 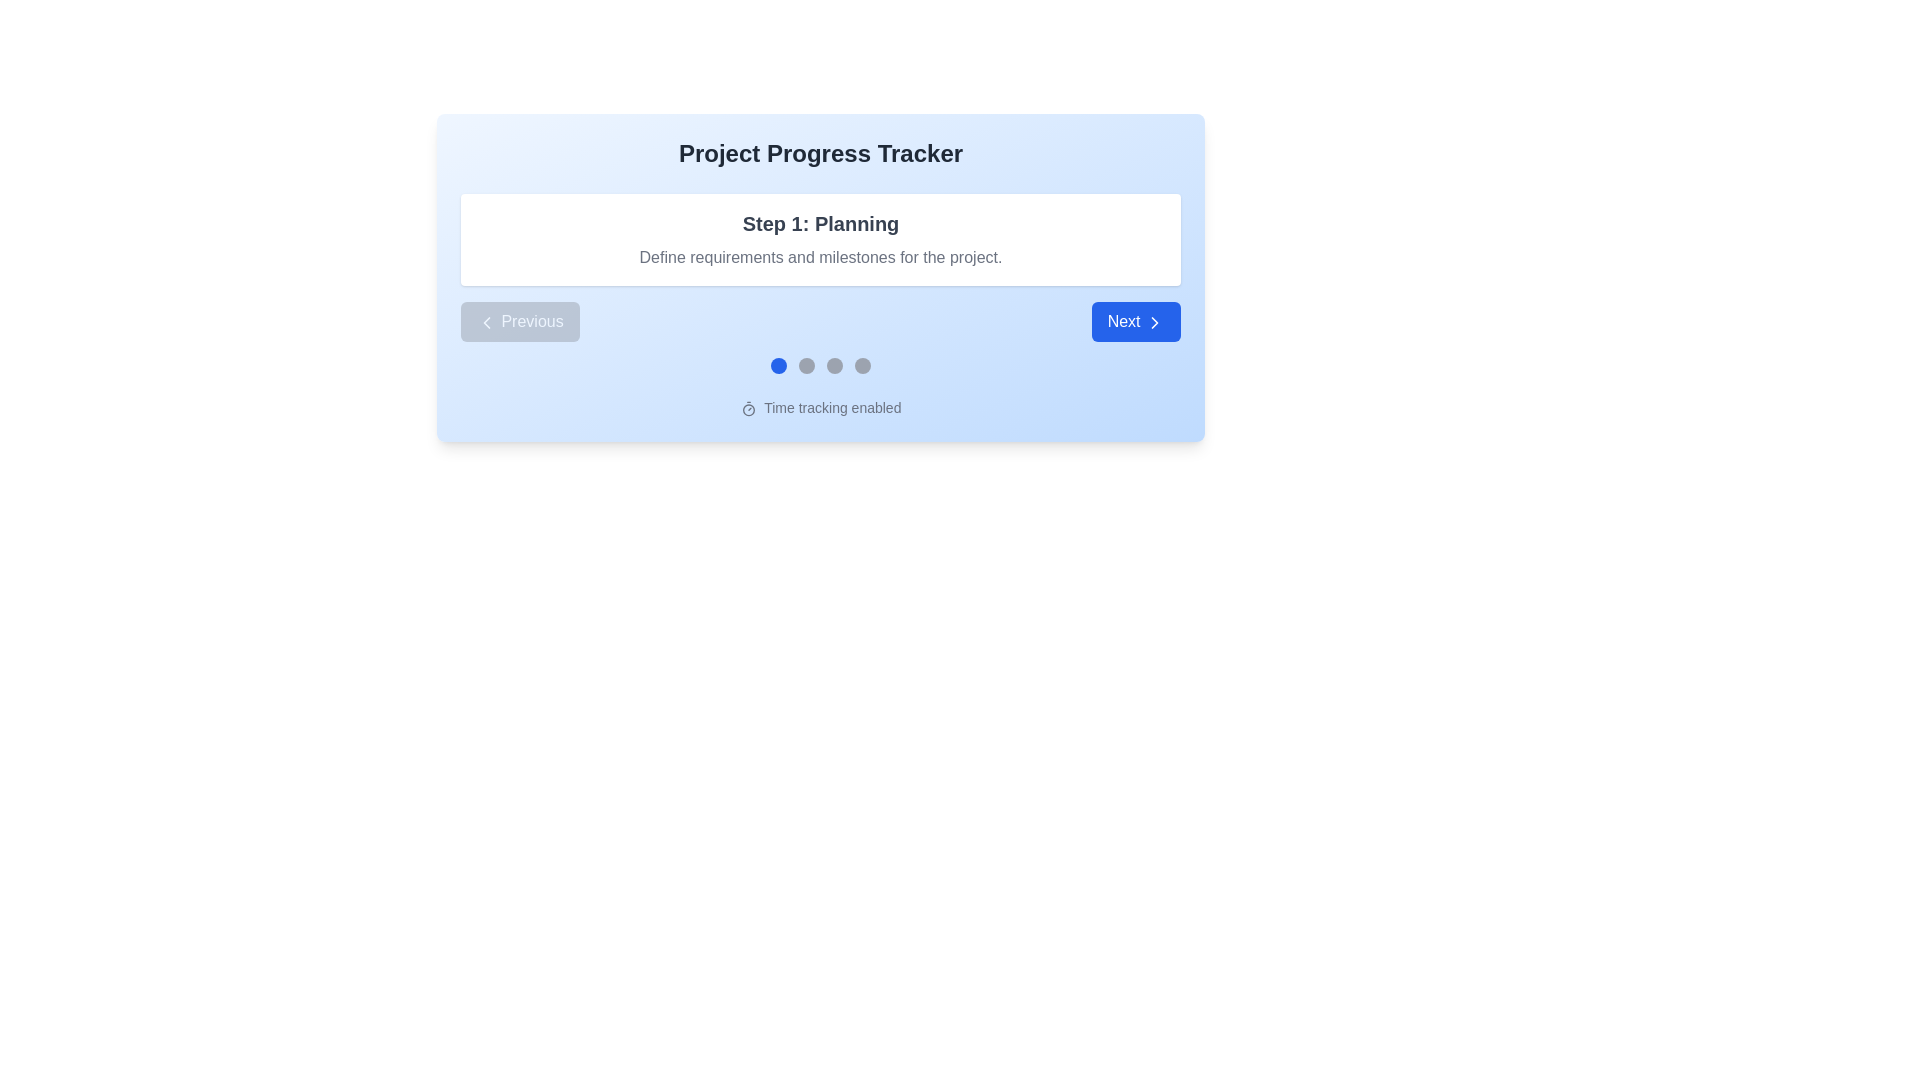 I want to click on the status of the fourth step progress indicator, which visually signifies the user is currently on this step in a multi-step process, so click(x=863, y=366).